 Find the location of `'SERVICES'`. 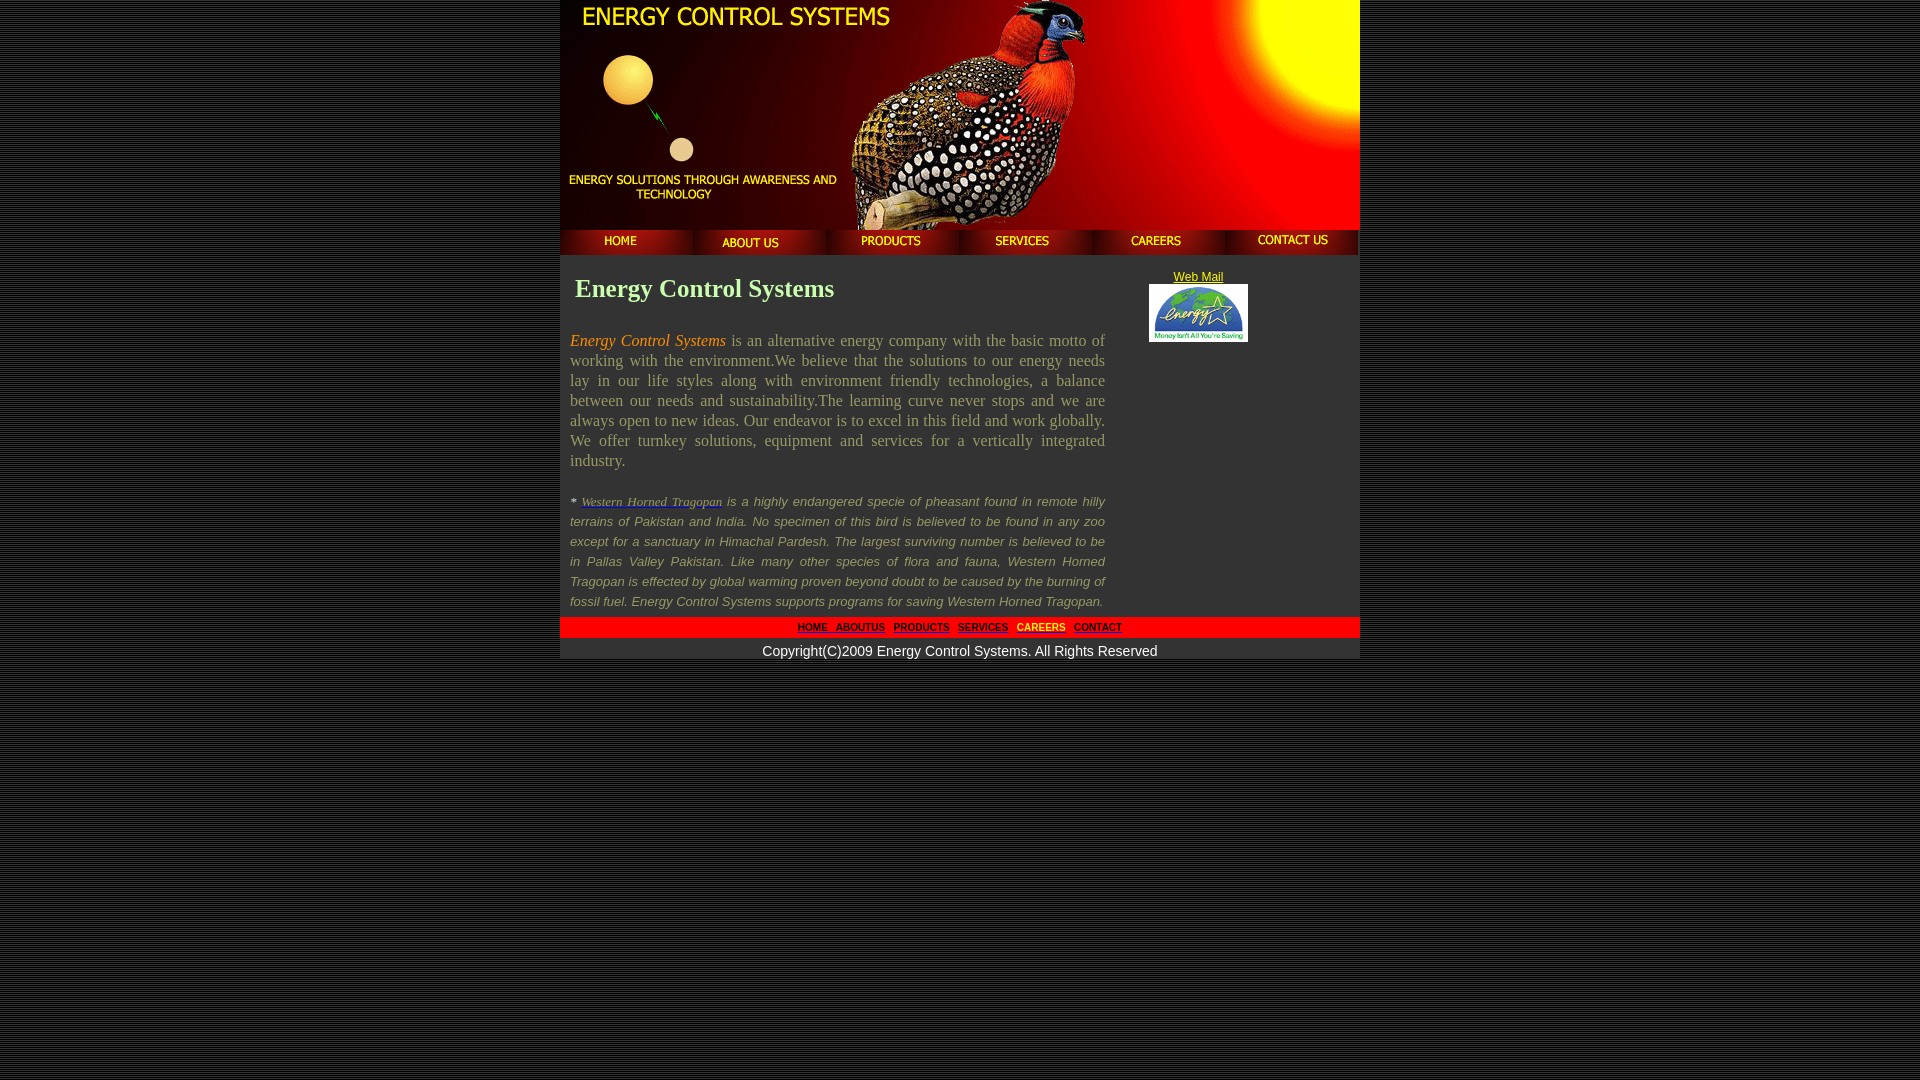

'SERVICES' is located at coordinates (957, 626).